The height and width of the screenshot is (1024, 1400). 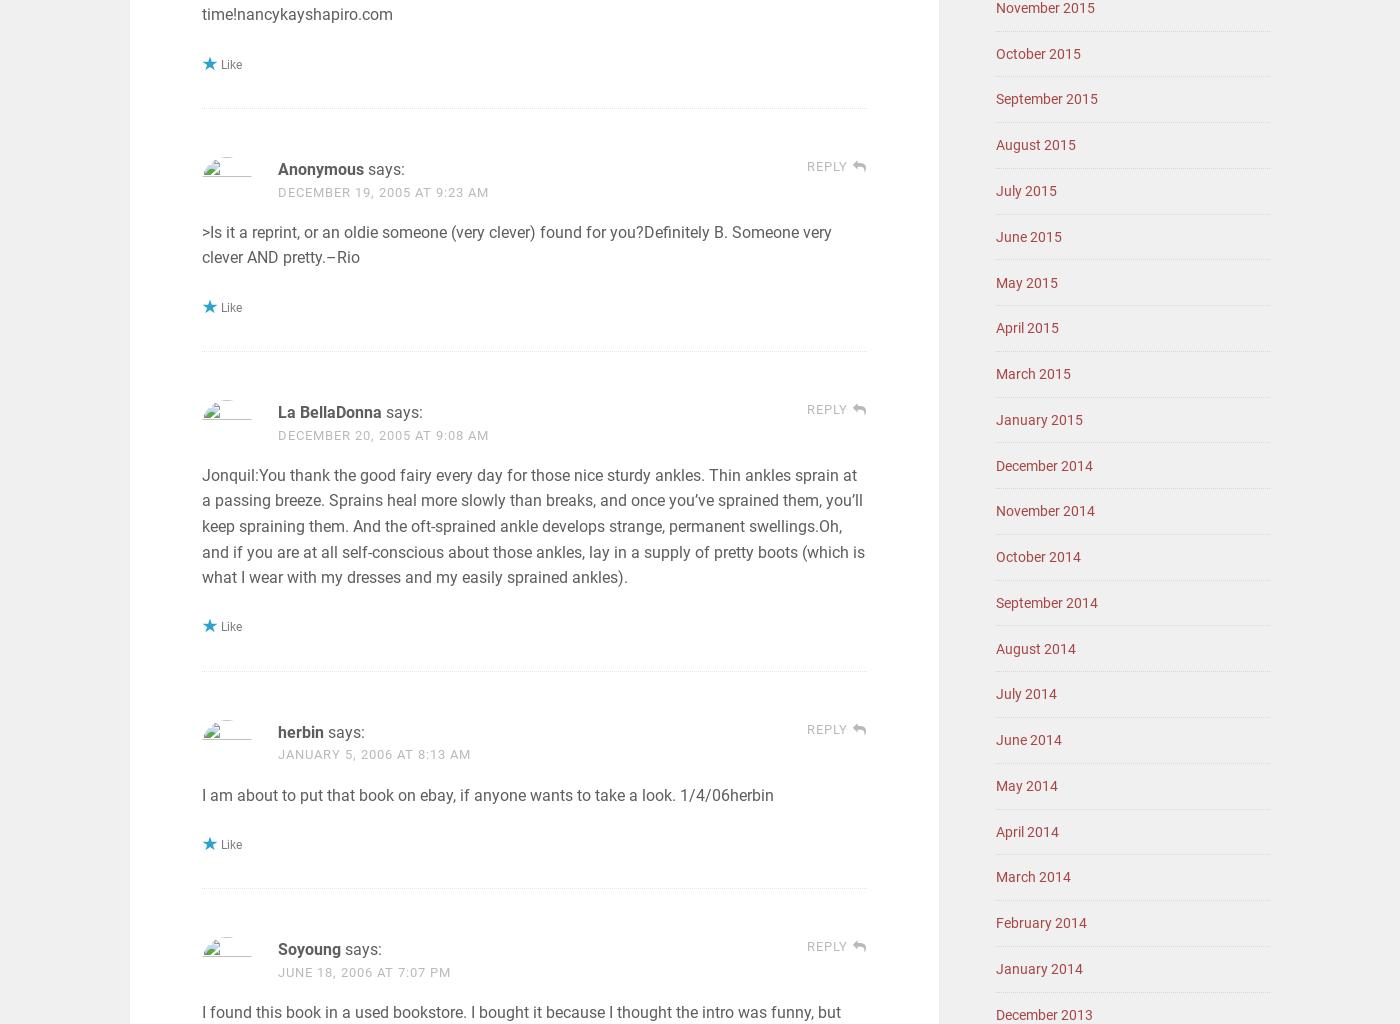 What do you see at coordinates (329, 411) in the screenshot?
I see `'La BellaDonna'` at bounding box center [329, 411].